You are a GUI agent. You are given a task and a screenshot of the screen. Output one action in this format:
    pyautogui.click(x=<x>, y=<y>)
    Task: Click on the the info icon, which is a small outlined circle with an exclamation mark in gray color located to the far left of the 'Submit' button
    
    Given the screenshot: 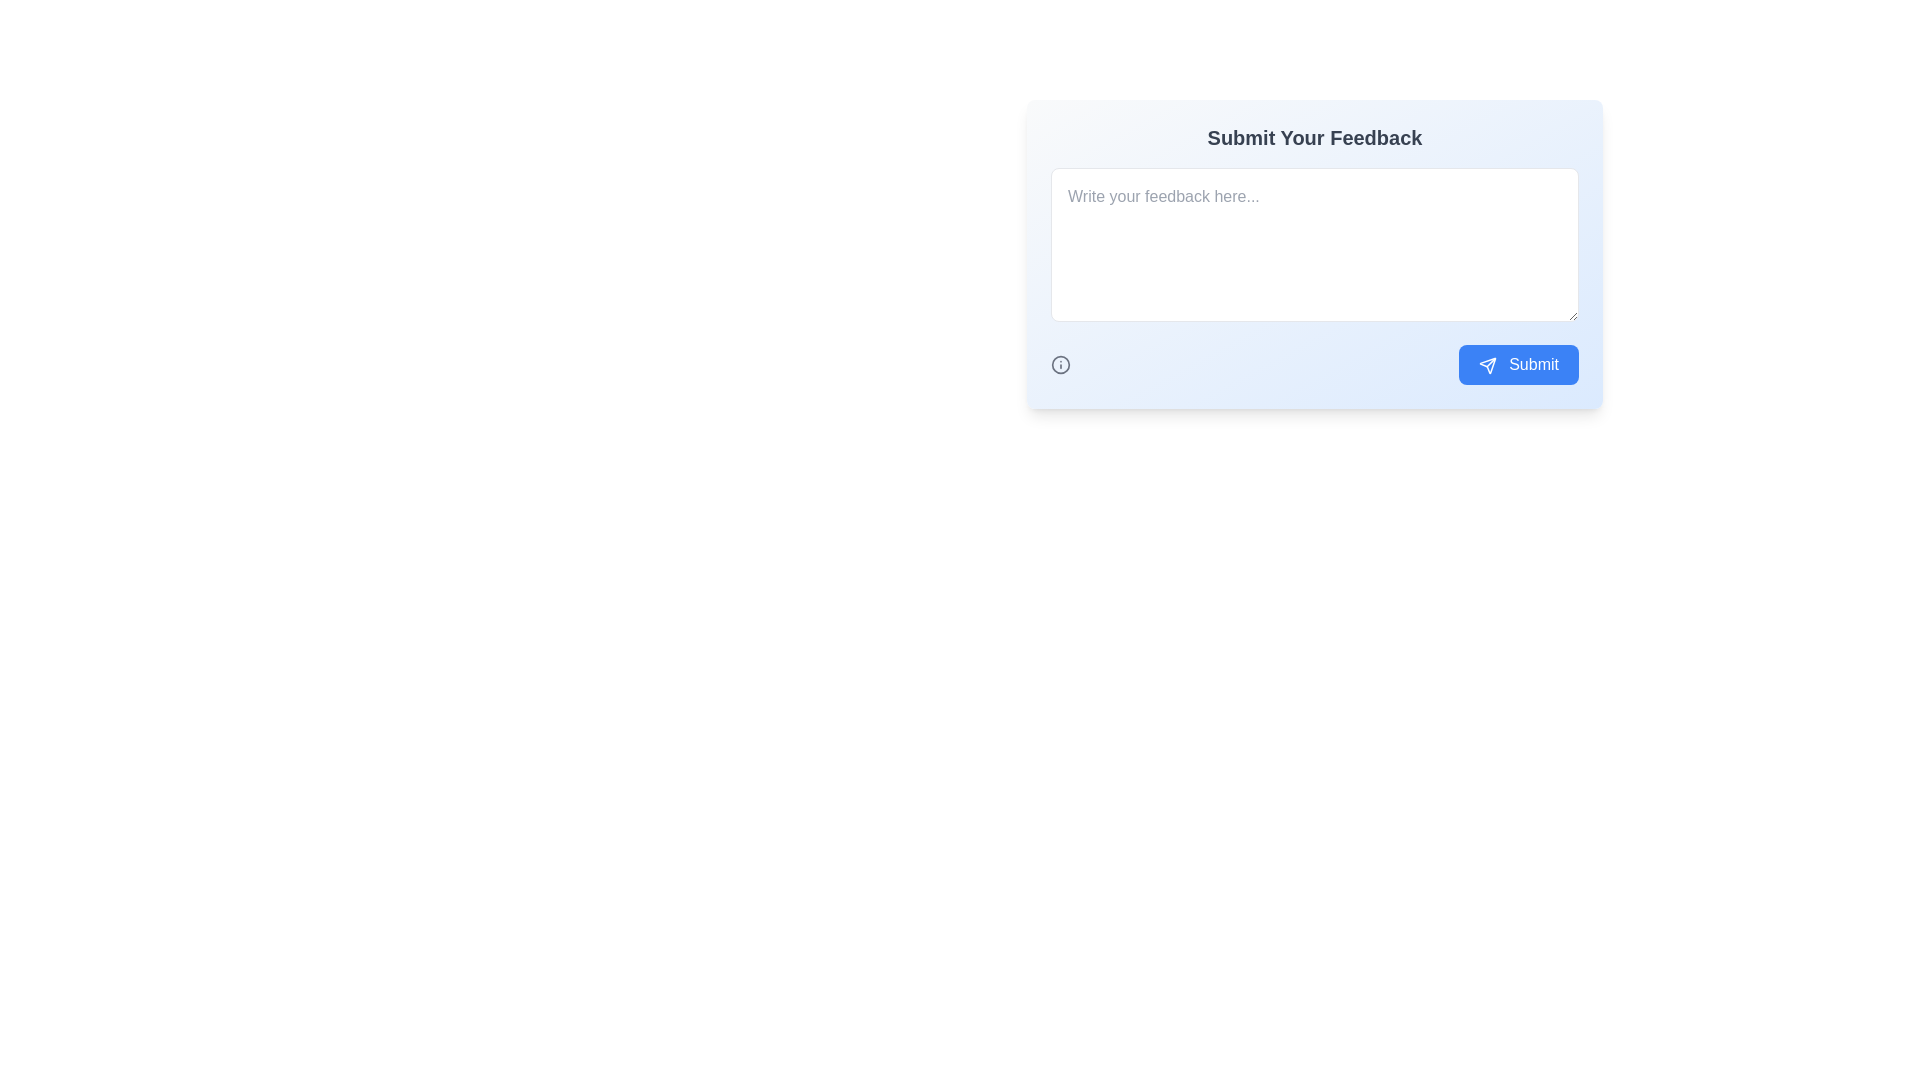 What is the action you would take?
    pyautogui.click(x=1059, y=365)
    